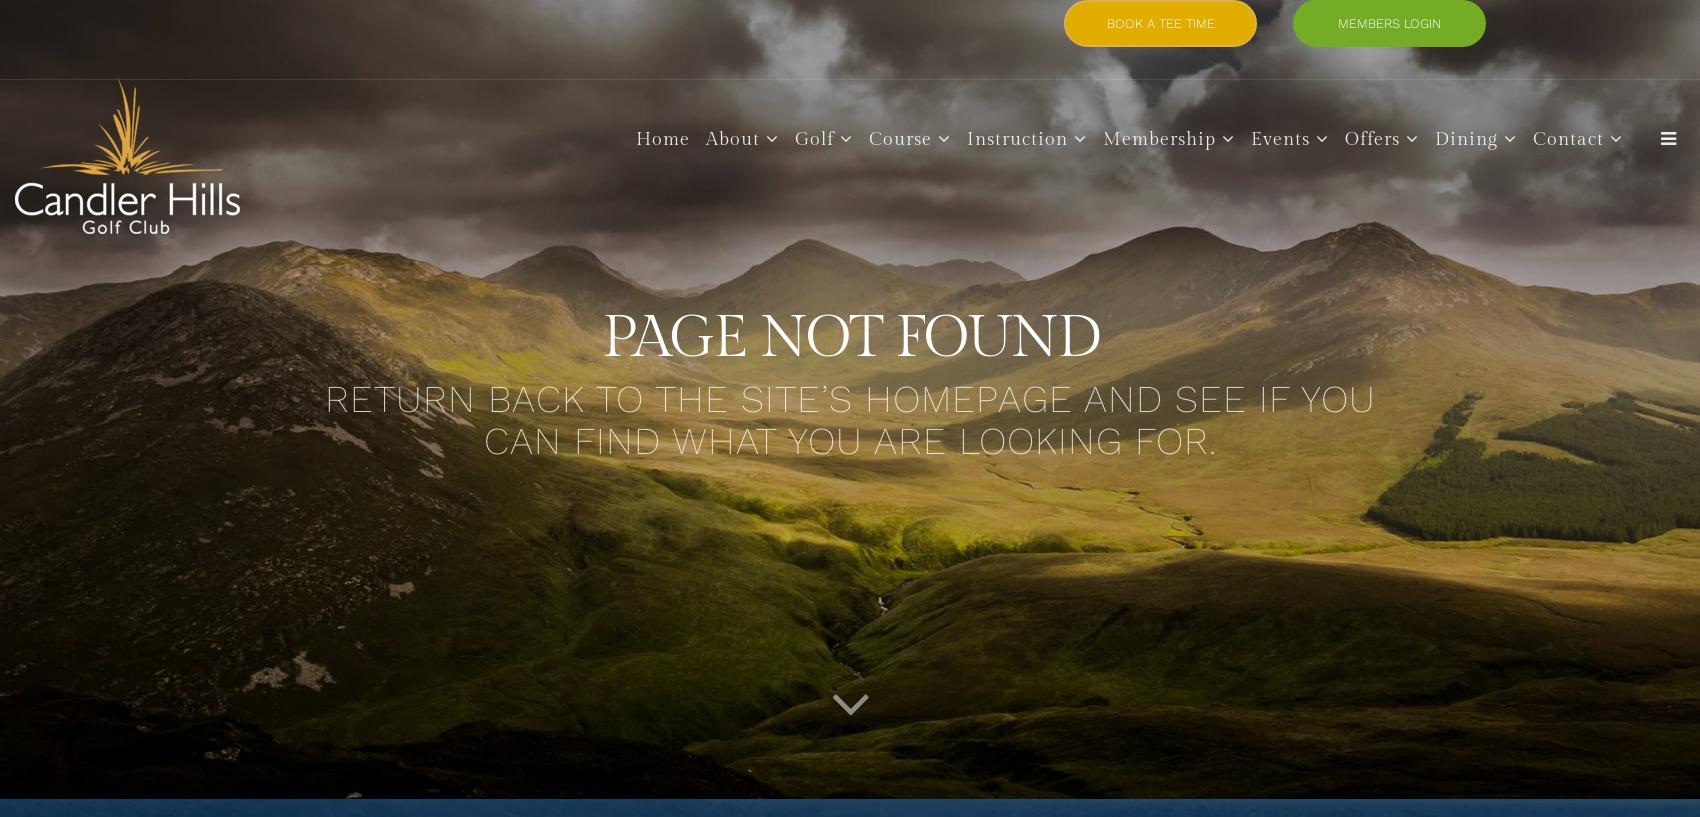 Image resolution: width=1700 pixels, height=817 pixels. I want to click on 'PAGE NOT FOUND', so click(848, 337).